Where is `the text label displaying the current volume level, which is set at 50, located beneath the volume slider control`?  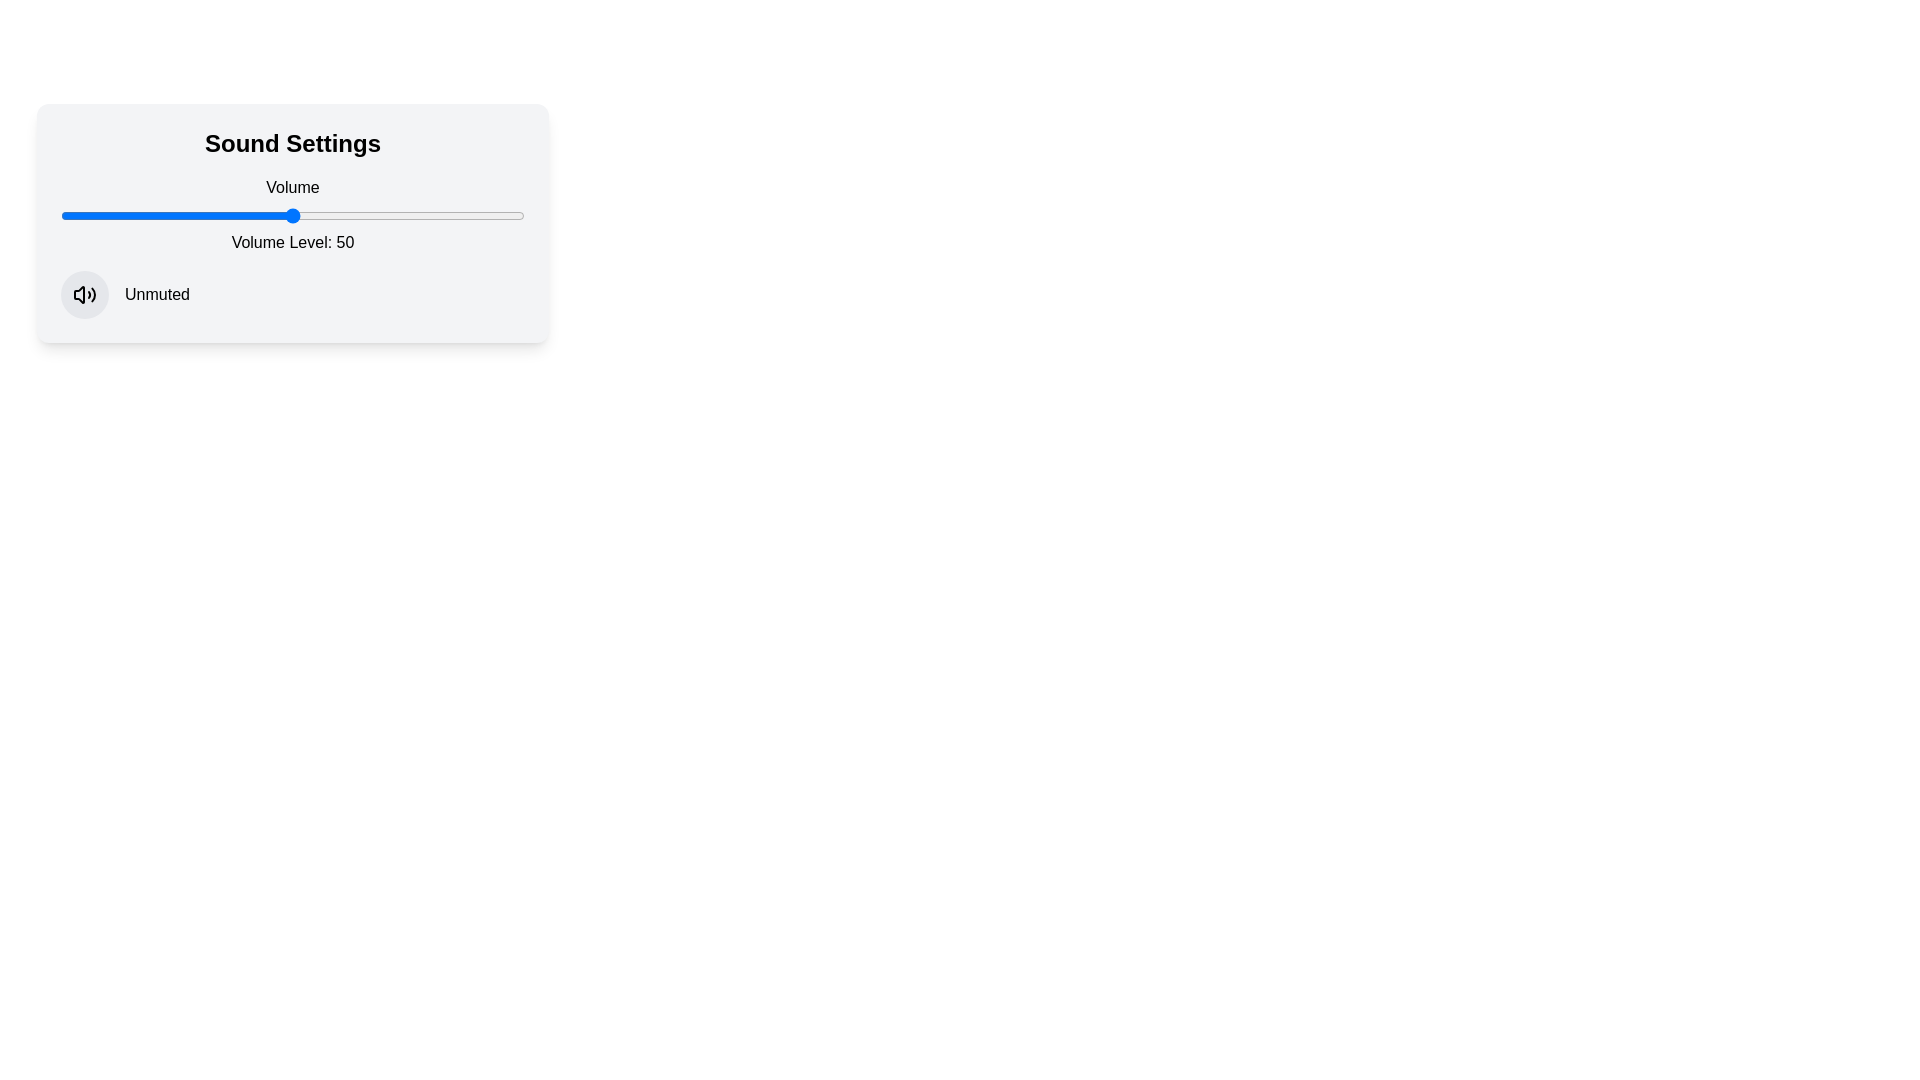 the text label displaying the current volume level, which is set at 50, located beneath the volume slider control is located at coordinates (291, 242).